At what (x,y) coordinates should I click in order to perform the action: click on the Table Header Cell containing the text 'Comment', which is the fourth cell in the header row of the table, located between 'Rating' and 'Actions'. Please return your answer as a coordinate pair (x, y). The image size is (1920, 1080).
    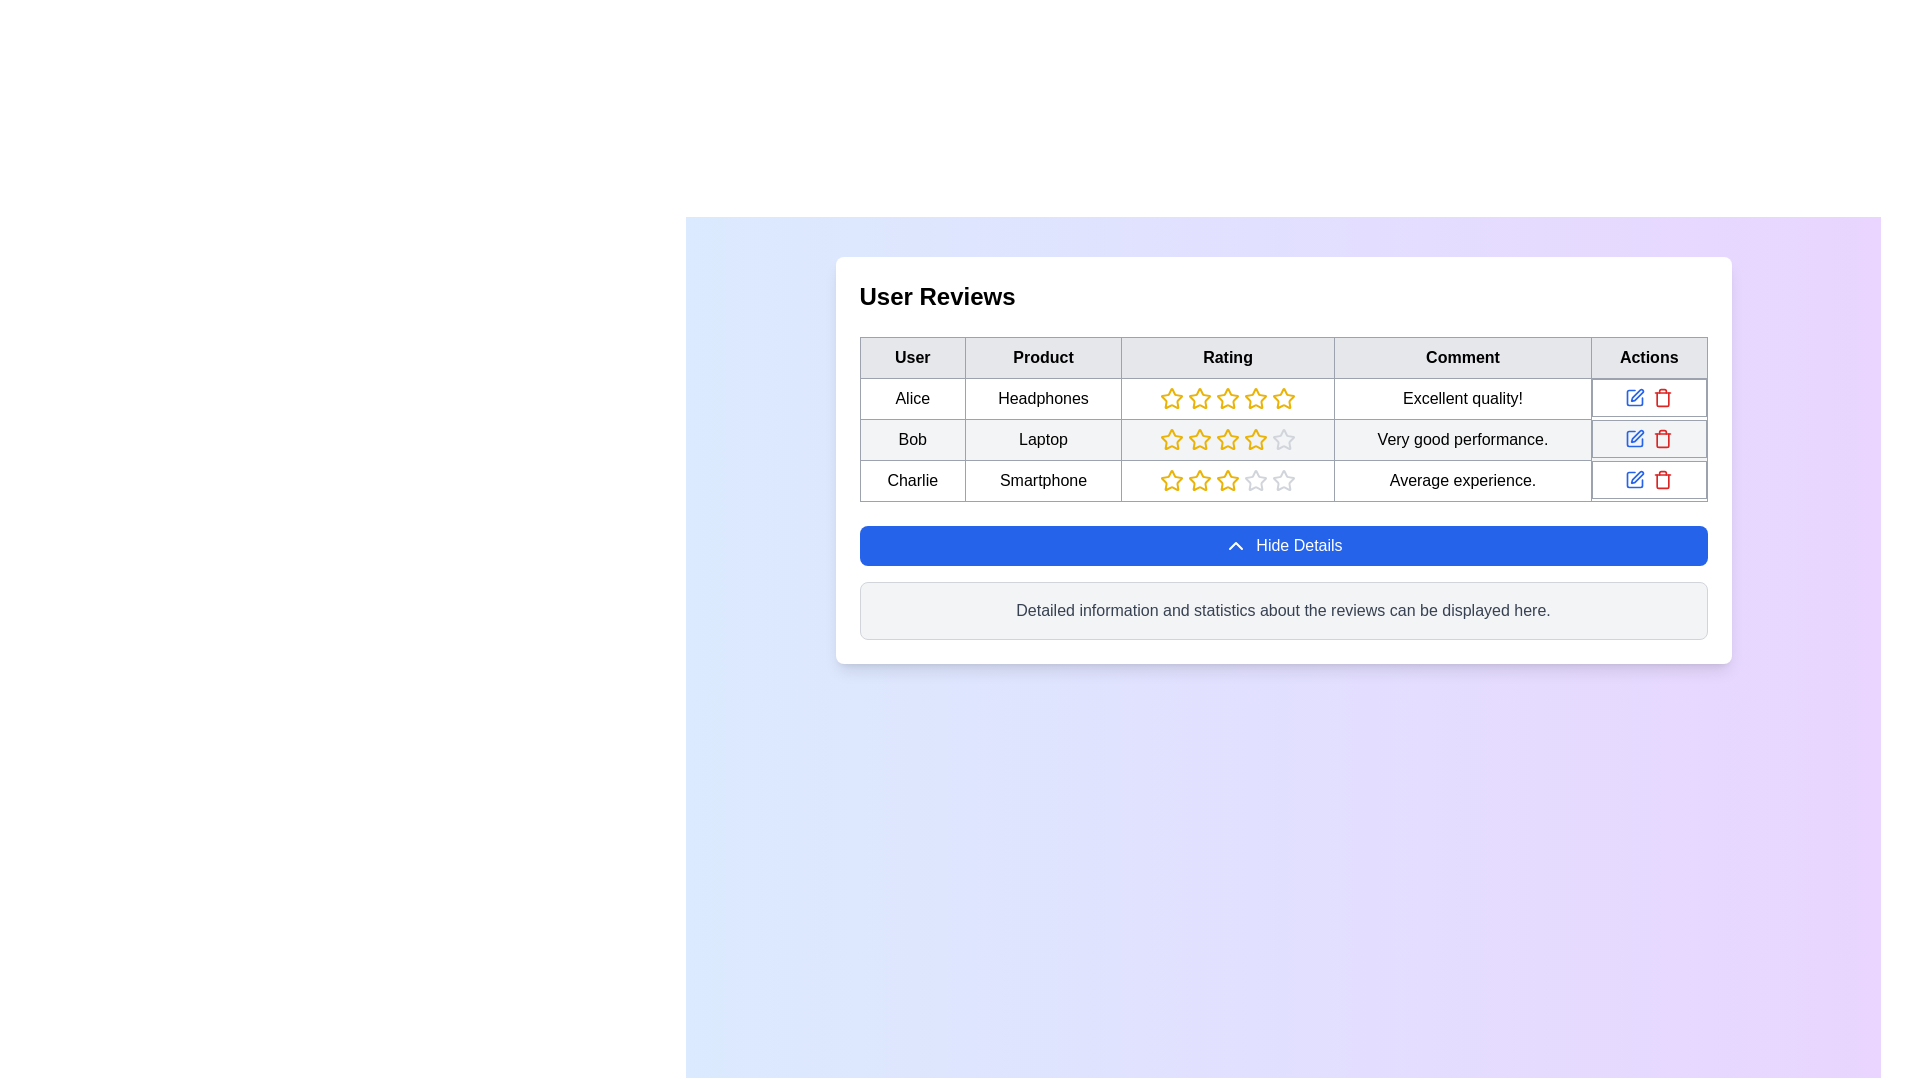
    Looking at the image, I should click on (1463, 357).